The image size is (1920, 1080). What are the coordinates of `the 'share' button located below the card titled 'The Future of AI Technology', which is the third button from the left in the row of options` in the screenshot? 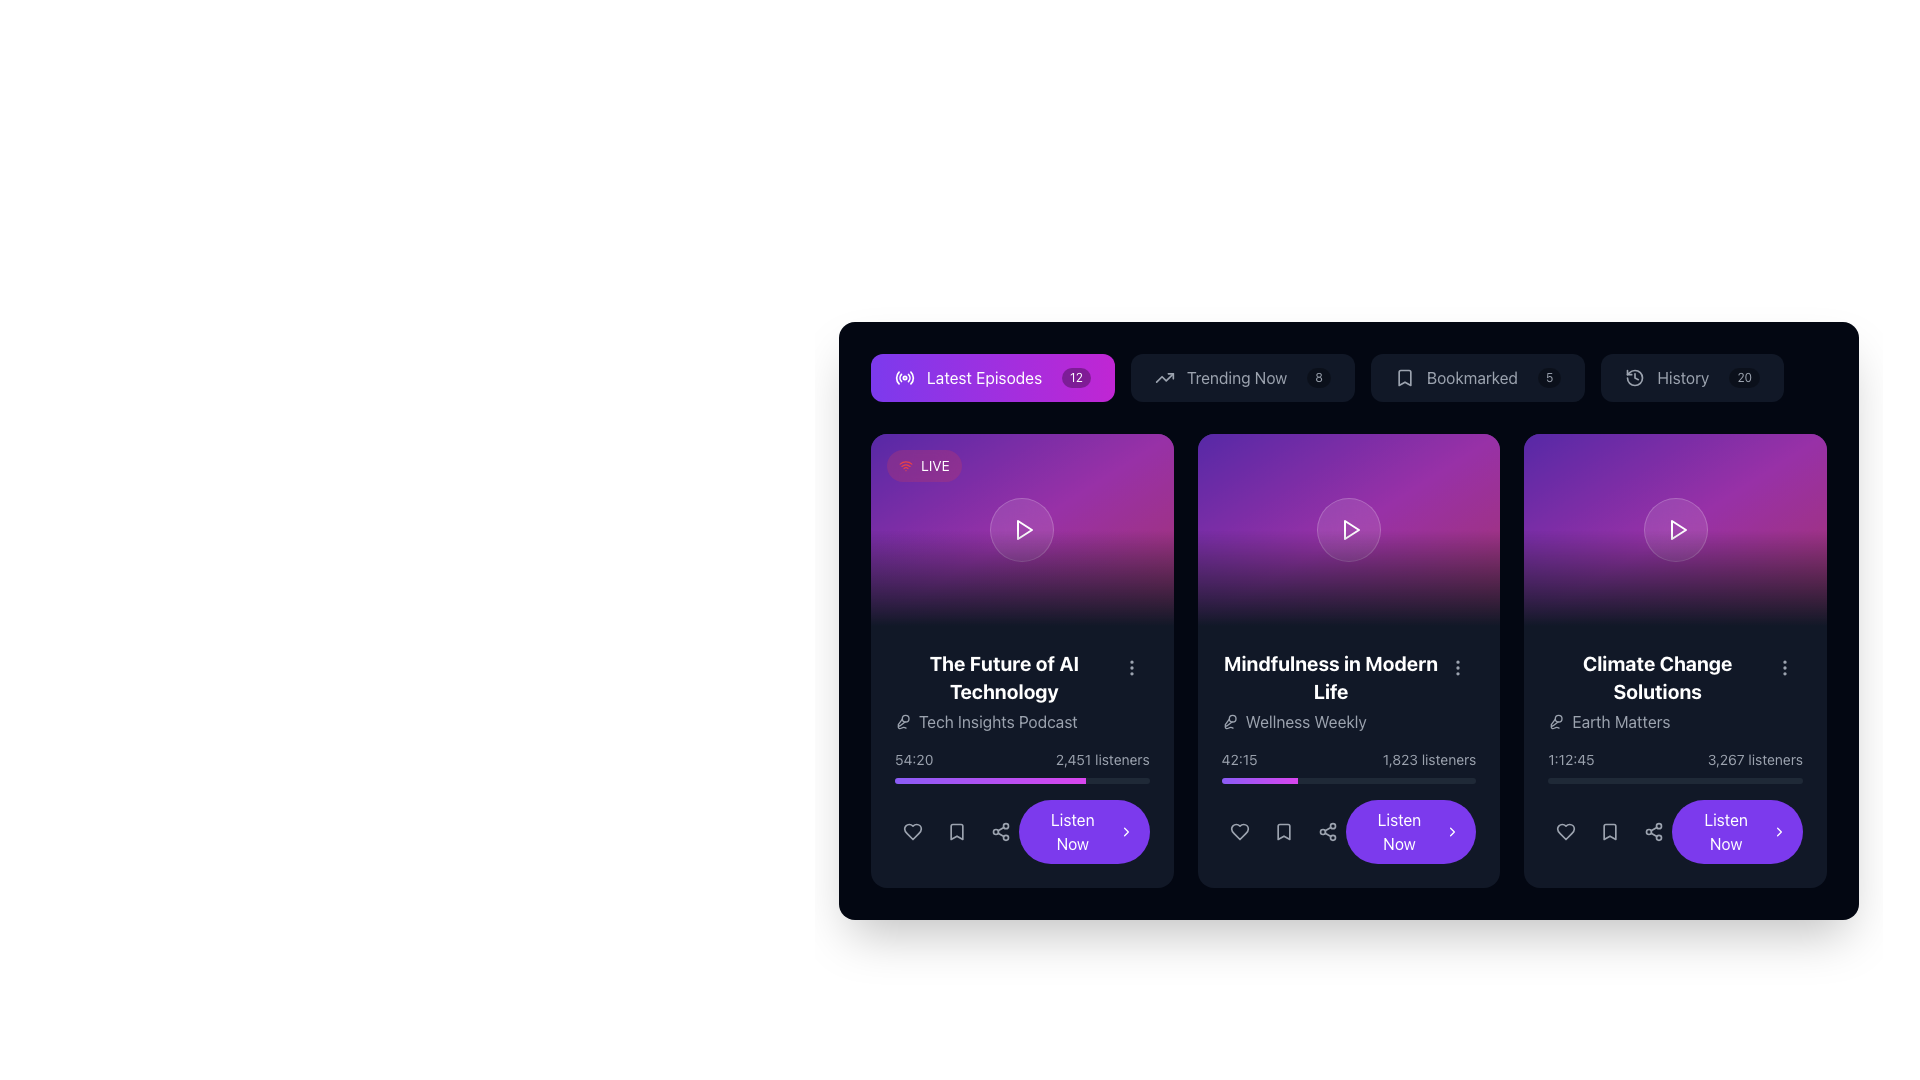 It's located at (1001, 832).